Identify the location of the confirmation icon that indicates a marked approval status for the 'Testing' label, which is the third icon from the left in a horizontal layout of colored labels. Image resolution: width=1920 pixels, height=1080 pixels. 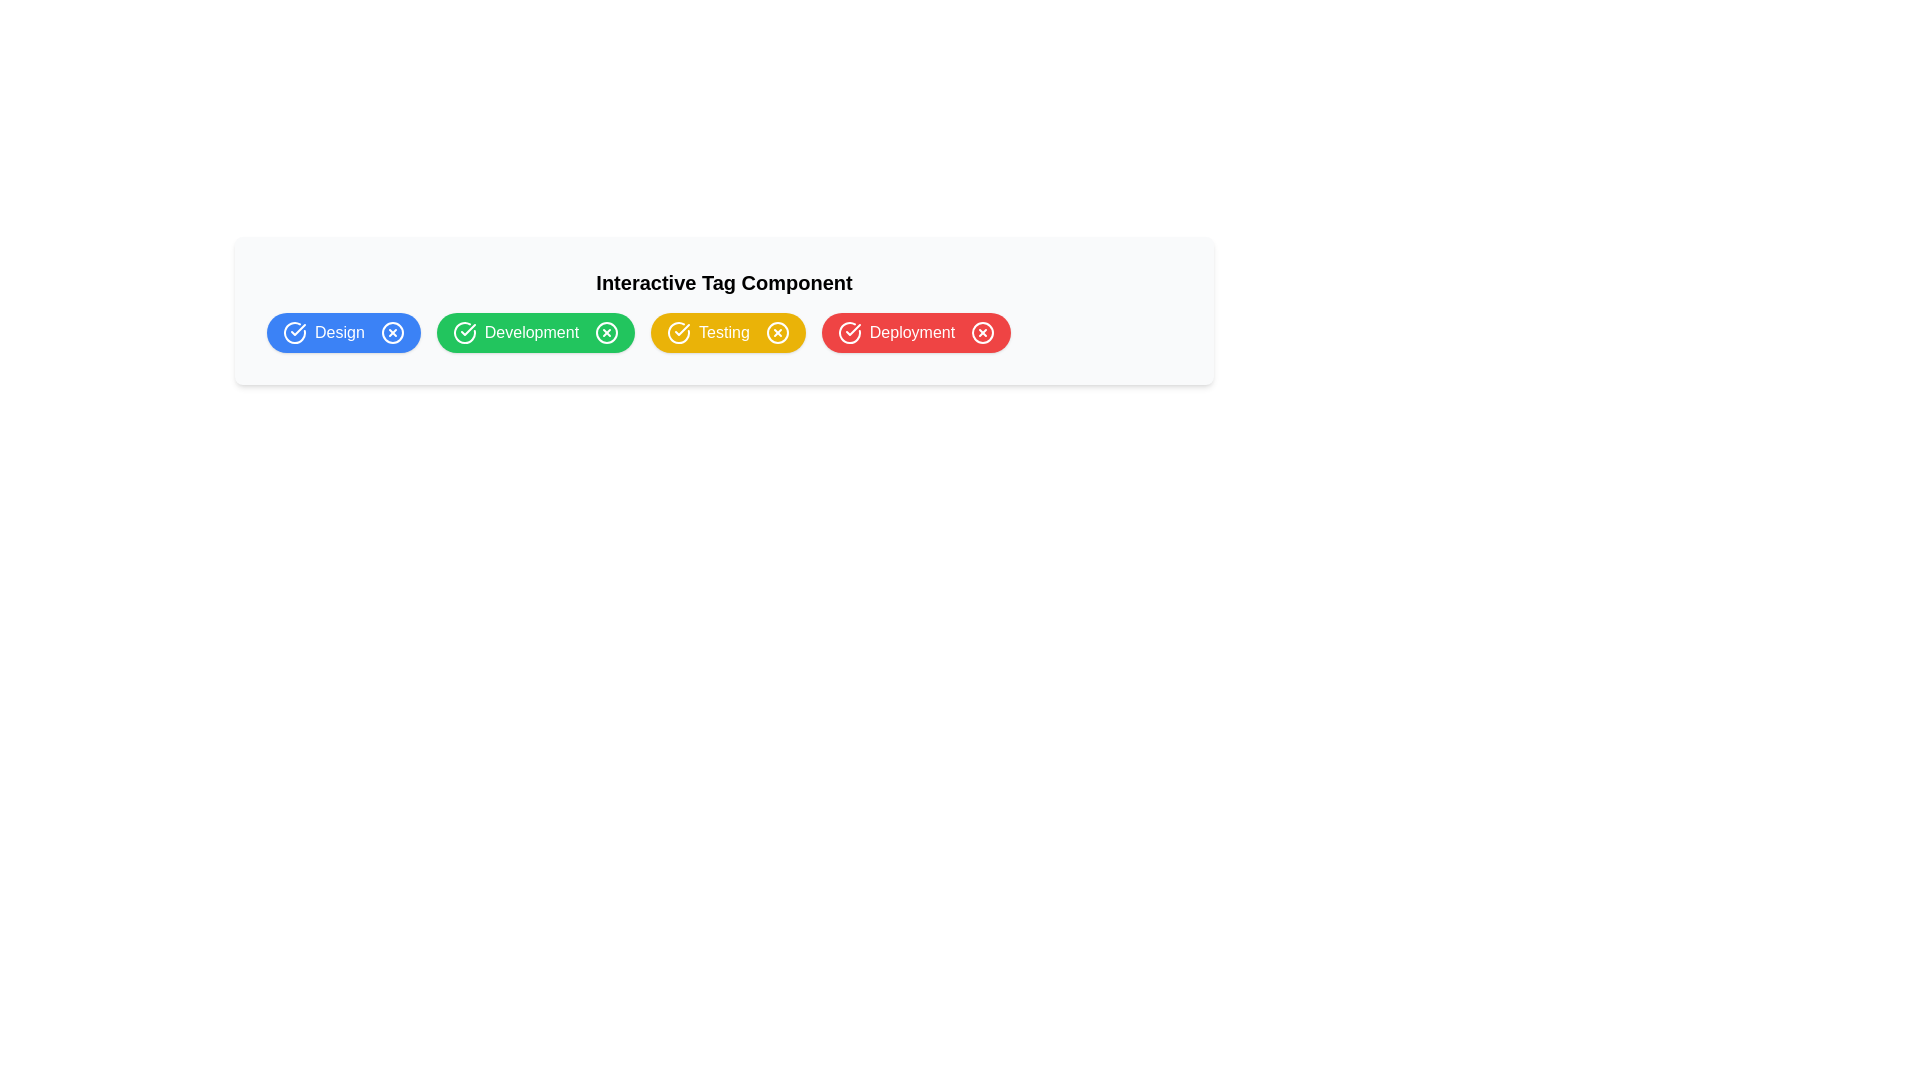
(682, 329).